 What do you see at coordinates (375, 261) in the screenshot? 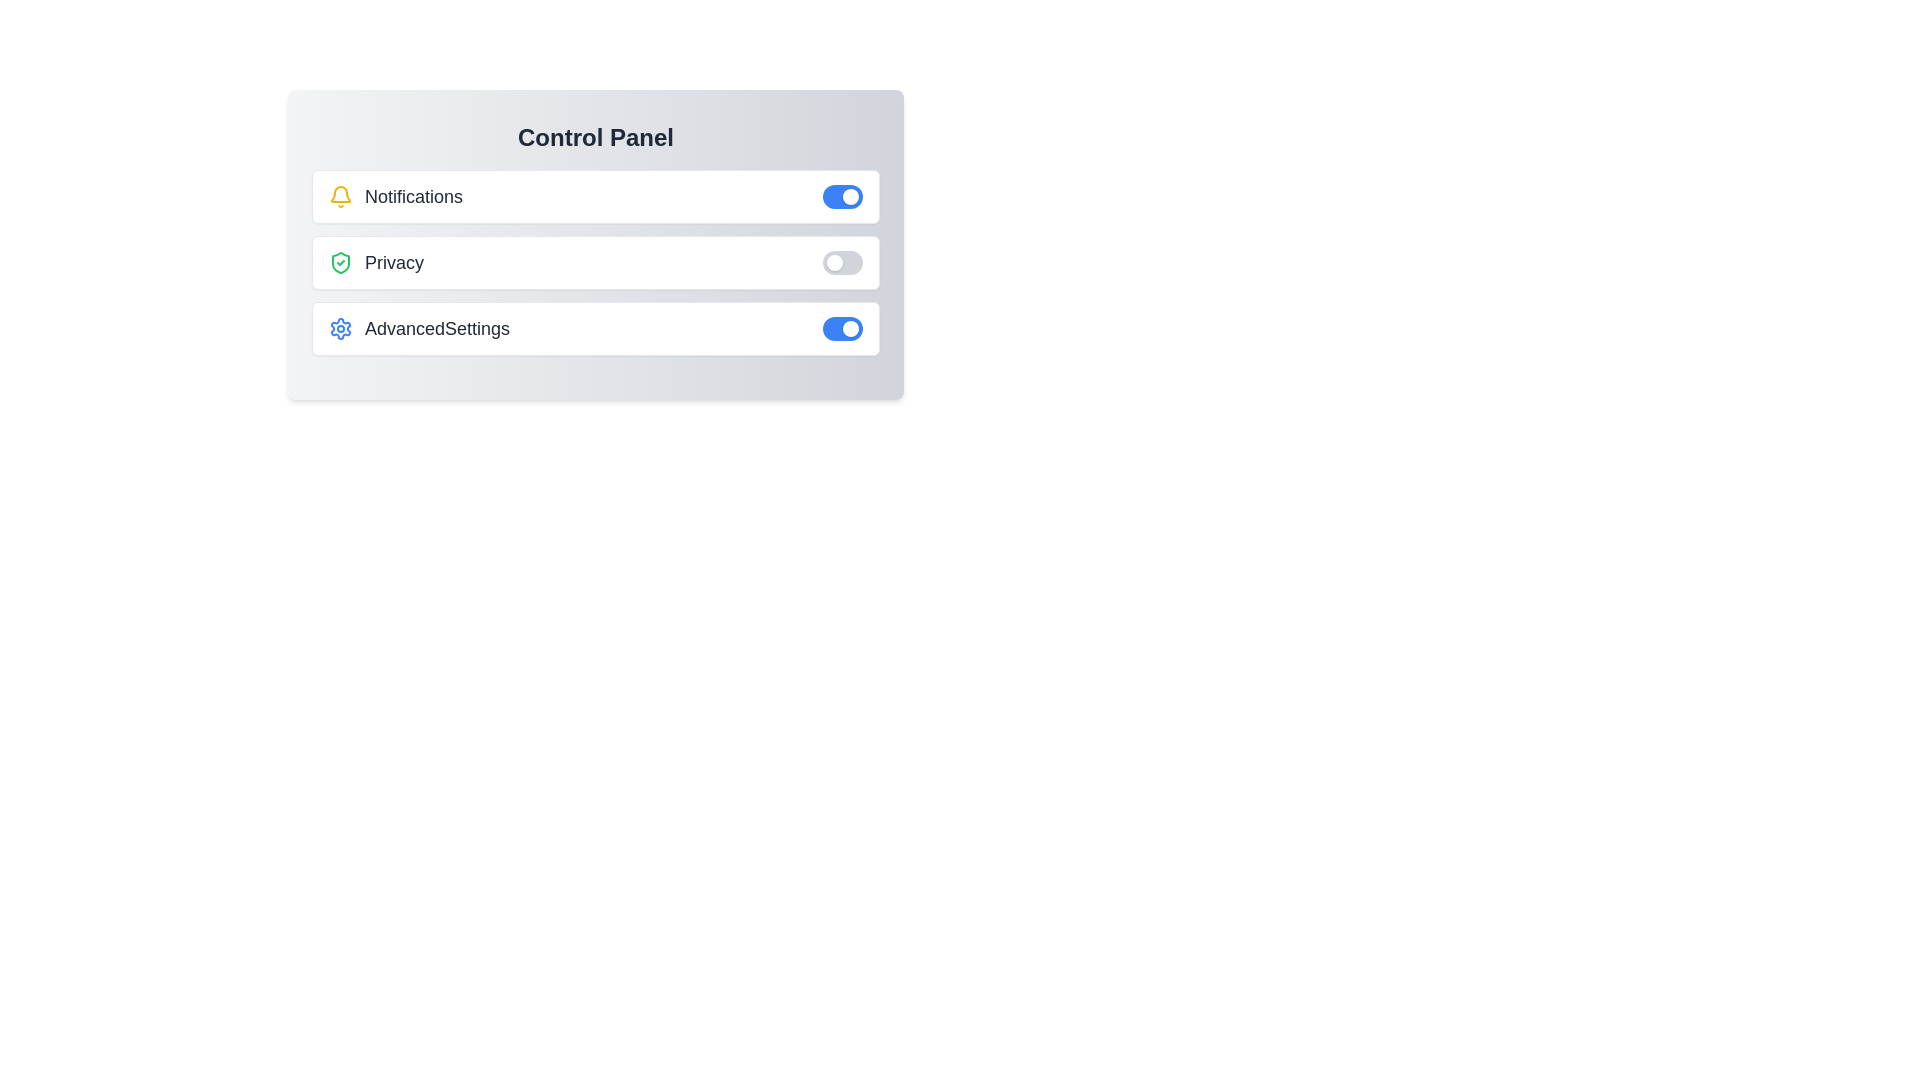
I see `the text label of the feature Privacy` at bounding box center [375, 261].